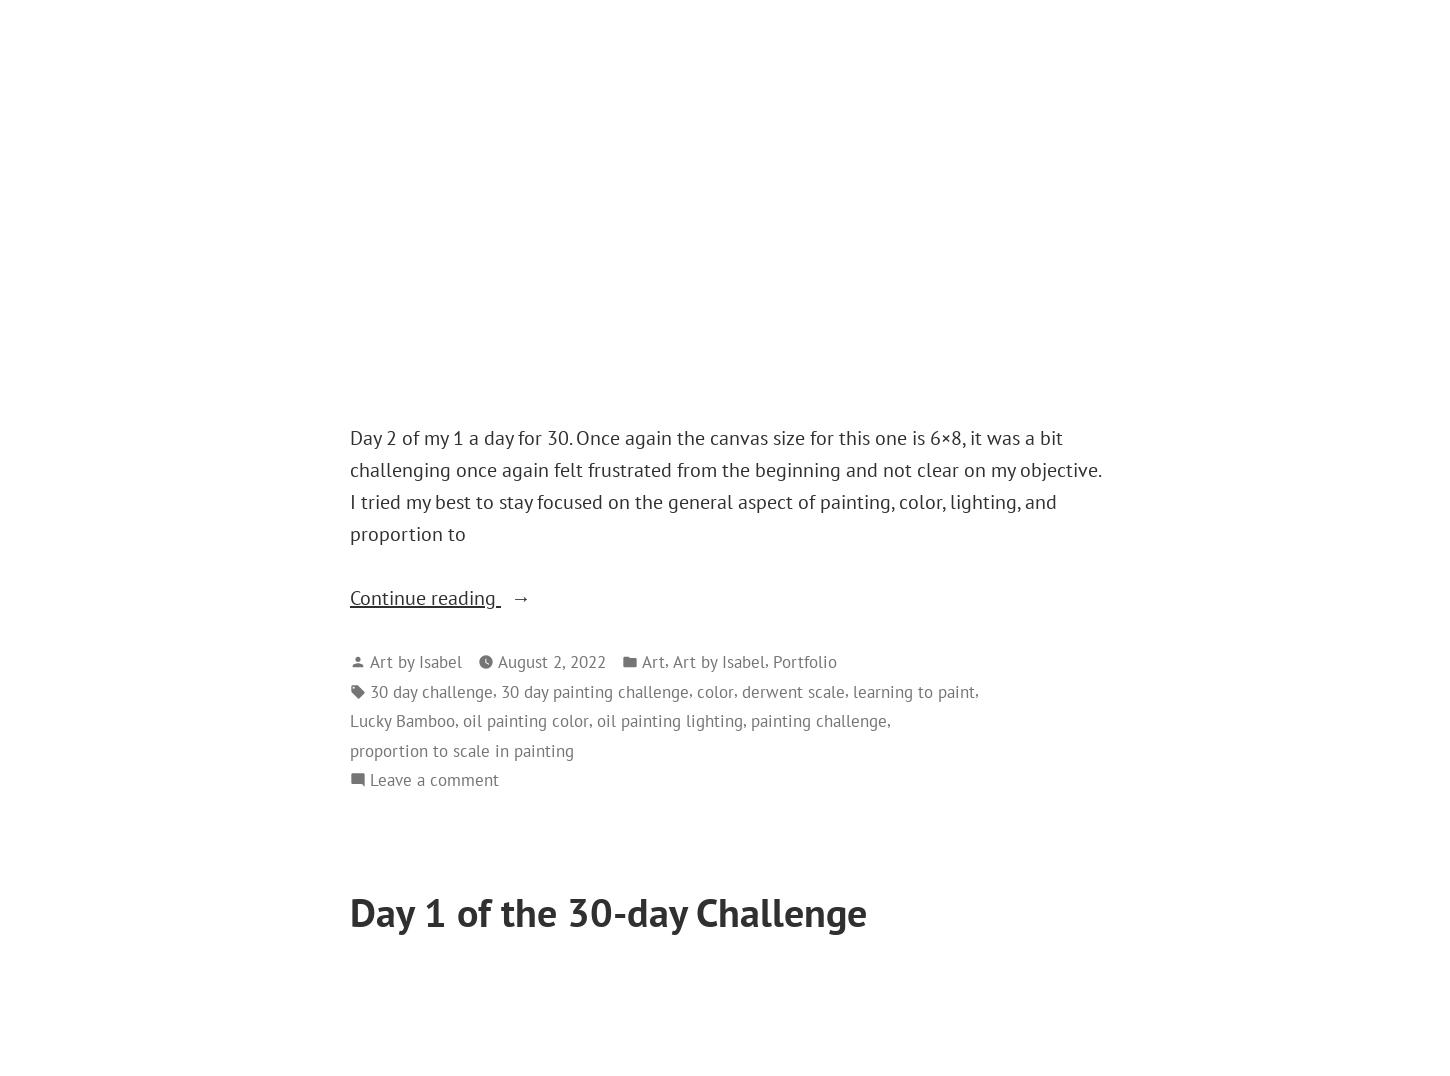 Image resolution: width=1450 pixels, height=1076 pixels. I want to click on 'oil painting lighting', so click(669, 719).